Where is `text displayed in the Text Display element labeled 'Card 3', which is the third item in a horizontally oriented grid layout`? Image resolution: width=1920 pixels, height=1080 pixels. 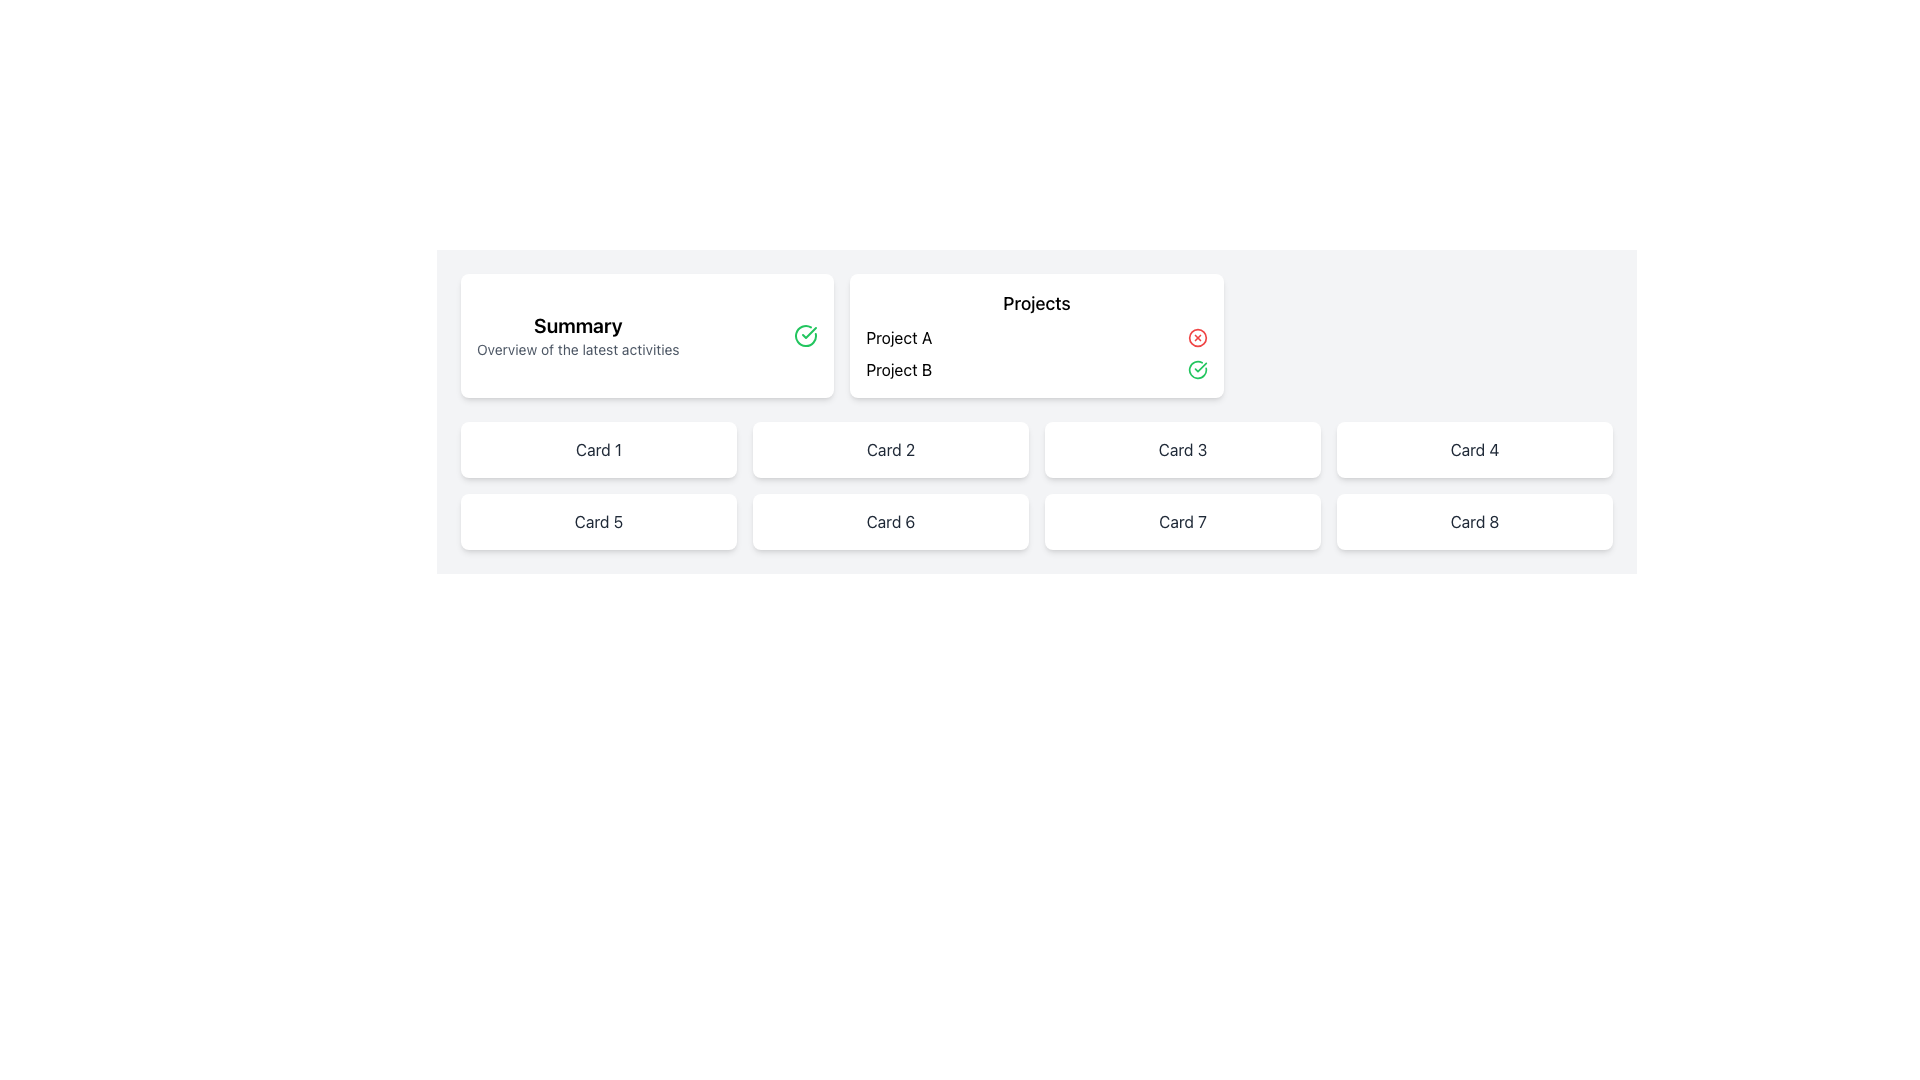
text displayed in the Text Display element labeled 'Card 3', which is the third item in a horizontally oriented grid layout is located at coordinates (1182, 450).